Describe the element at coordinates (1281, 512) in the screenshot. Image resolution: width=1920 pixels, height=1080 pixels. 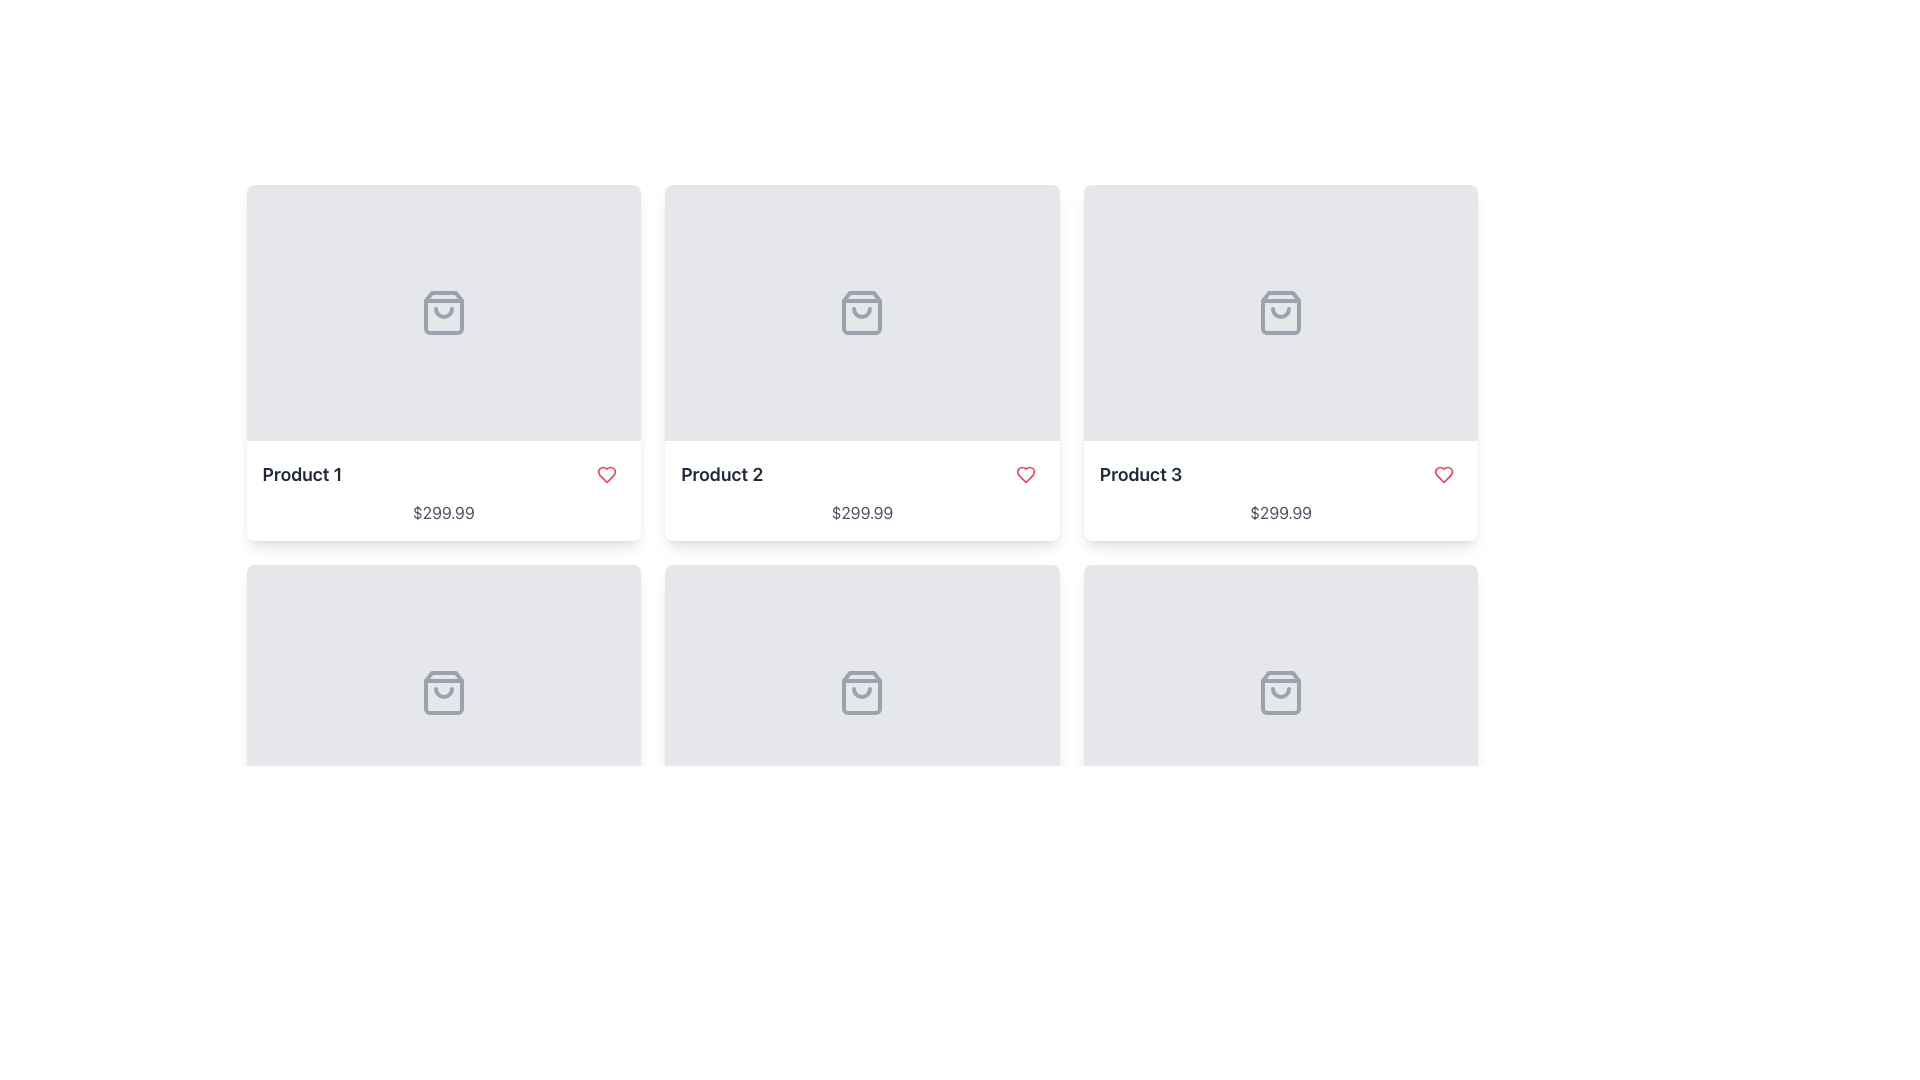
I see `the price label for 'Product 3' located beneath its name, aligned with adjacent price labels for 'Product 1' and 'Product 2'` at that location.